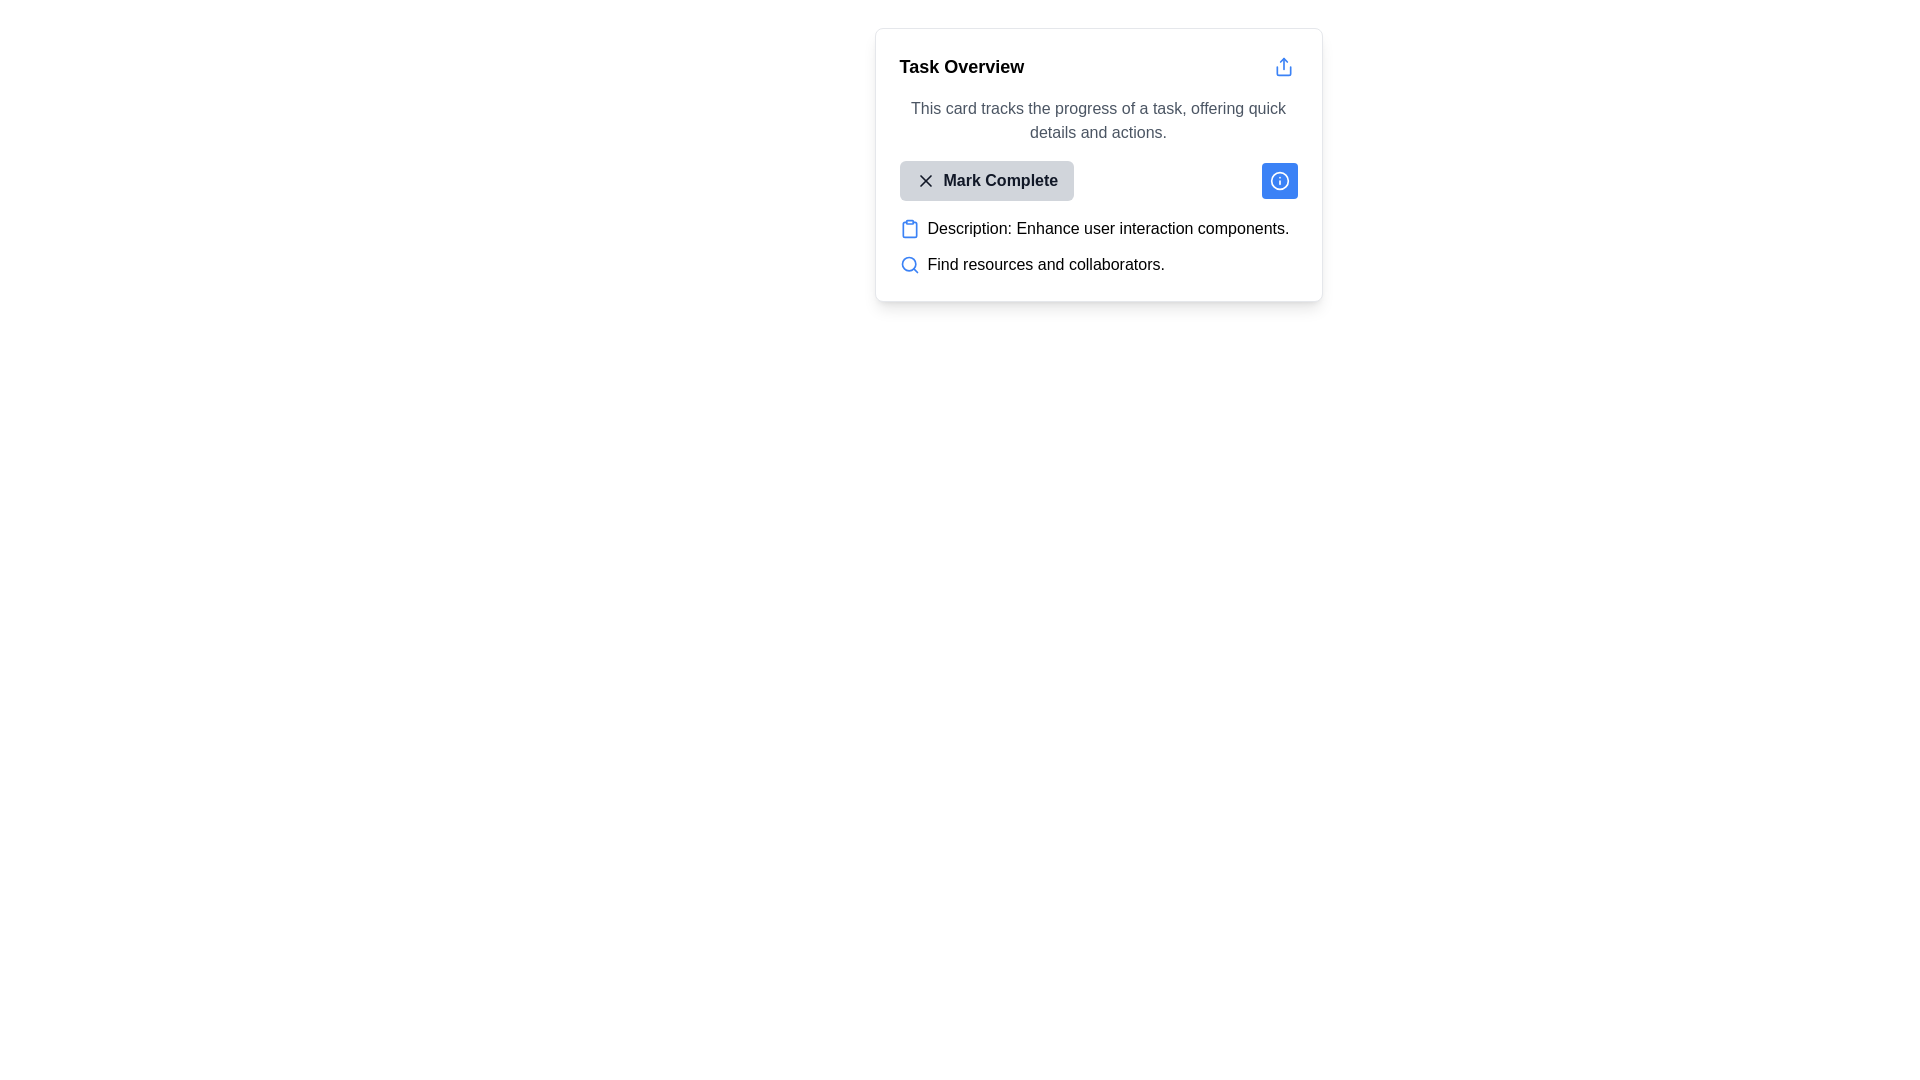 This screenshot has height=1080, width=1920. I want to click on the share button with a blue outline and rounded background, located at the top-right corner of the 'Task Overview' card layout, so click(1283, 65).